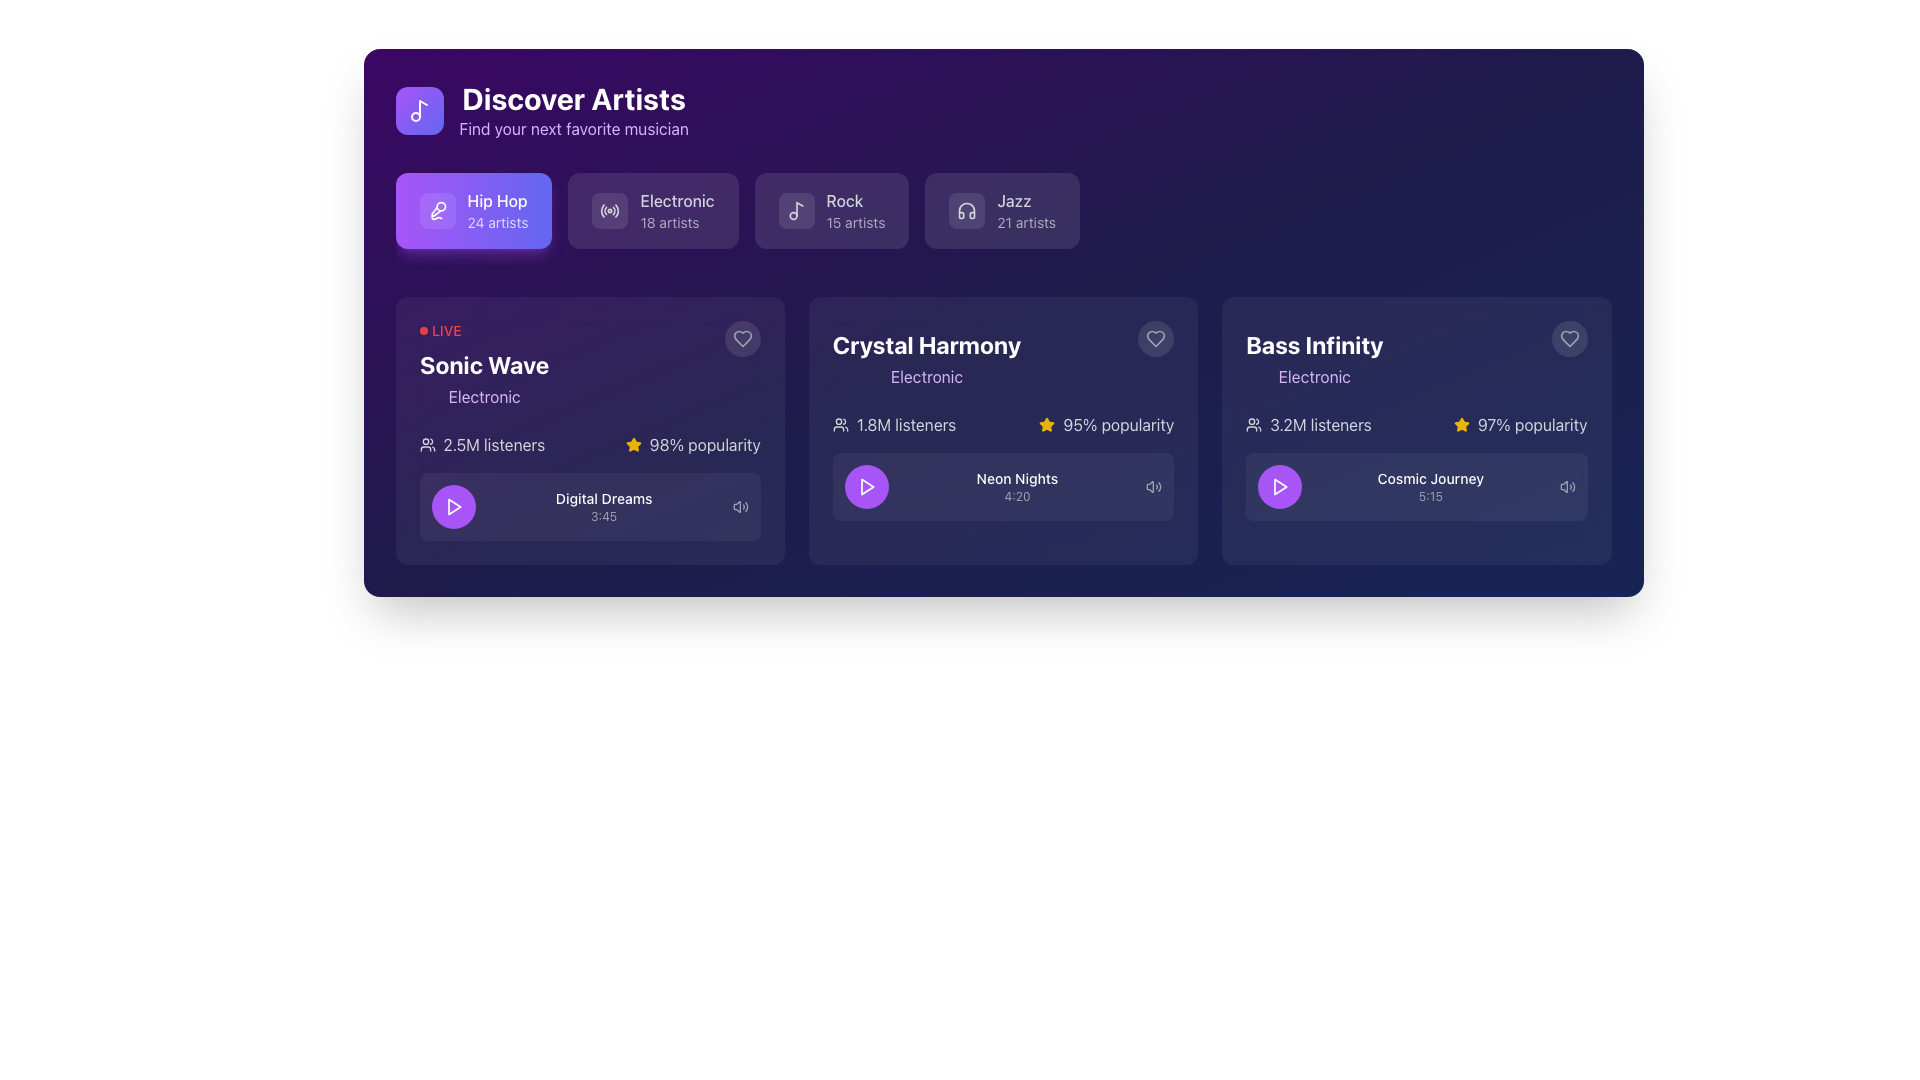 The height and width of the screenshot is (1080, 1920). What do you see at coordinates (855, 200) in the screenshot?
I see `the static text label displaying 'Rock', which is centrally located within the third button from the left in the top row of genre buttons` at bounding box center [855, 200].